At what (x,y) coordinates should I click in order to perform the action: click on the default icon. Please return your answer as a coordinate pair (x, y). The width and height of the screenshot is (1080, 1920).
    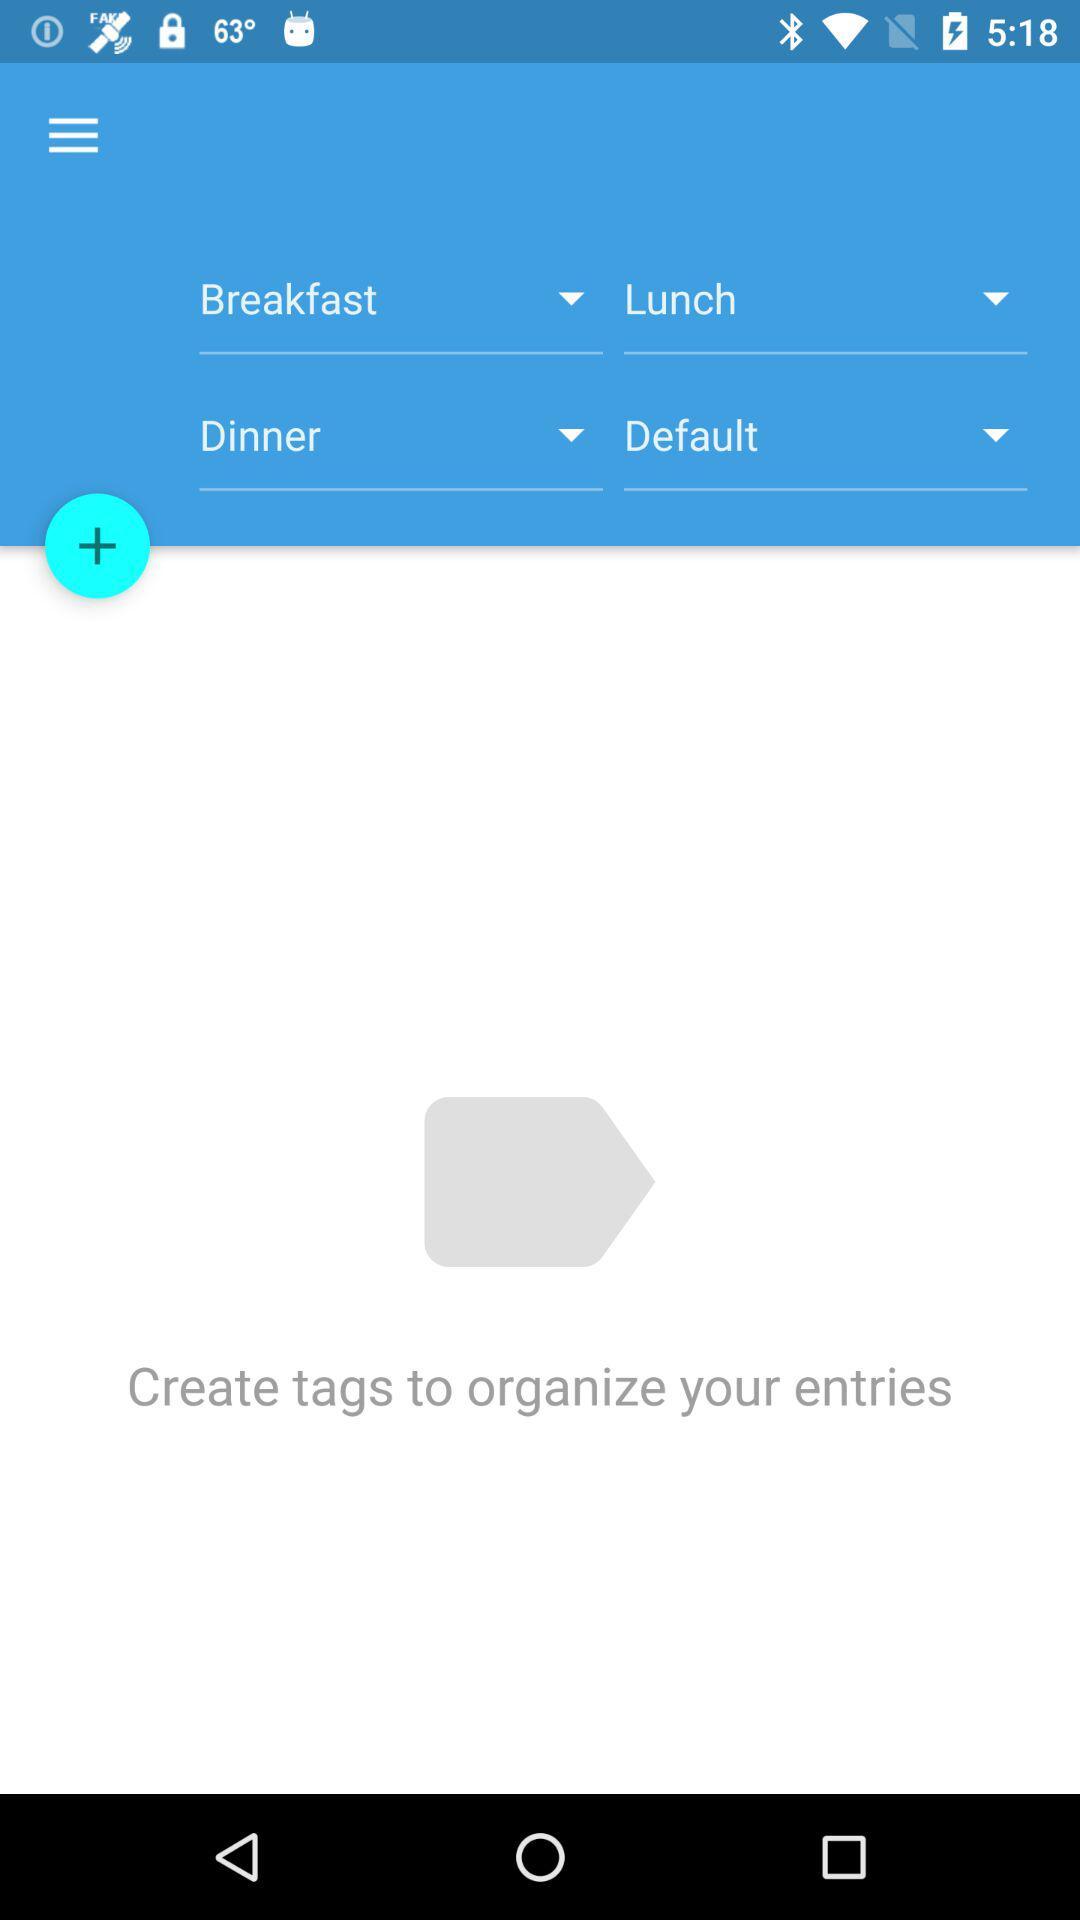
    Looking at the image, I should click on (825, 445).